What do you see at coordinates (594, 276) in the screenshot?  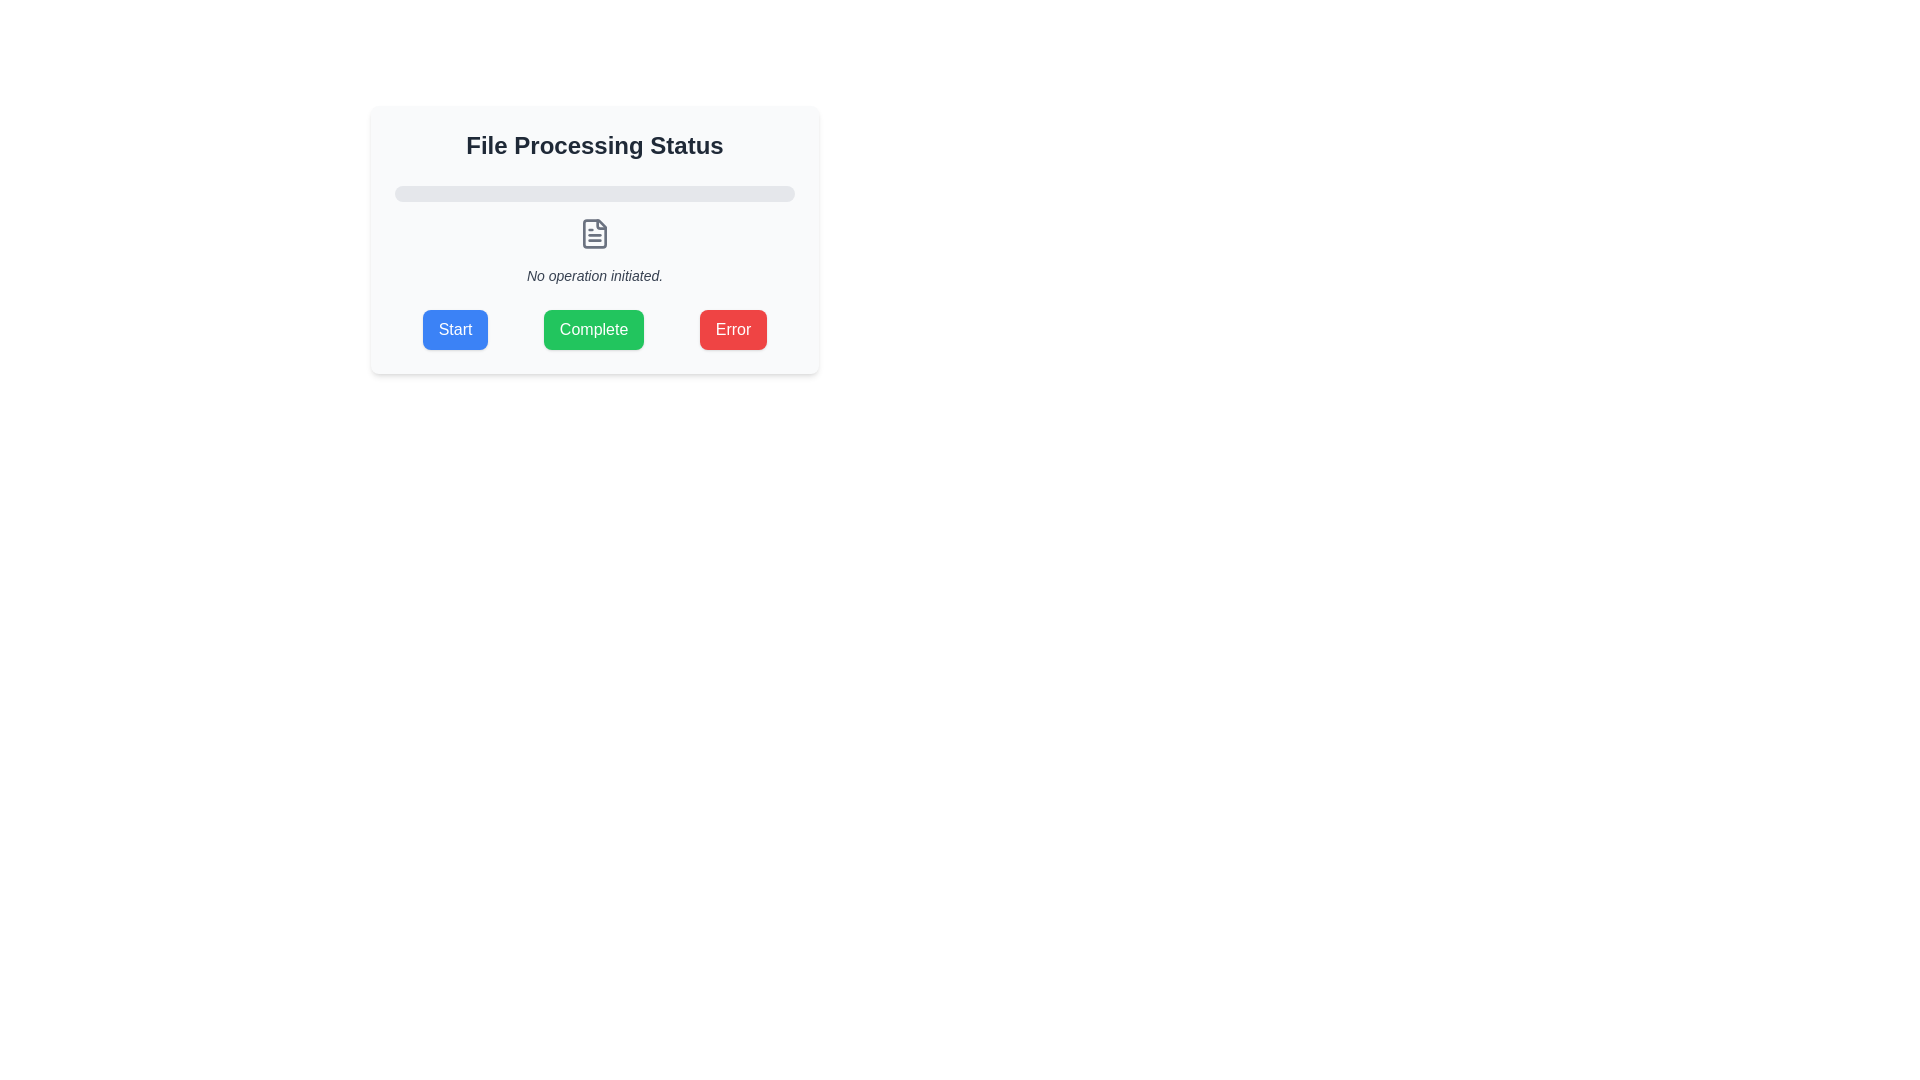 I see `the Text label that indicates the current message or status, located beneath the icon in the file processing status layout, specifically below the progress bar and above the buttons labeled 'Start', 'Complete', and 'Error'` at bounding box center [594, 276].